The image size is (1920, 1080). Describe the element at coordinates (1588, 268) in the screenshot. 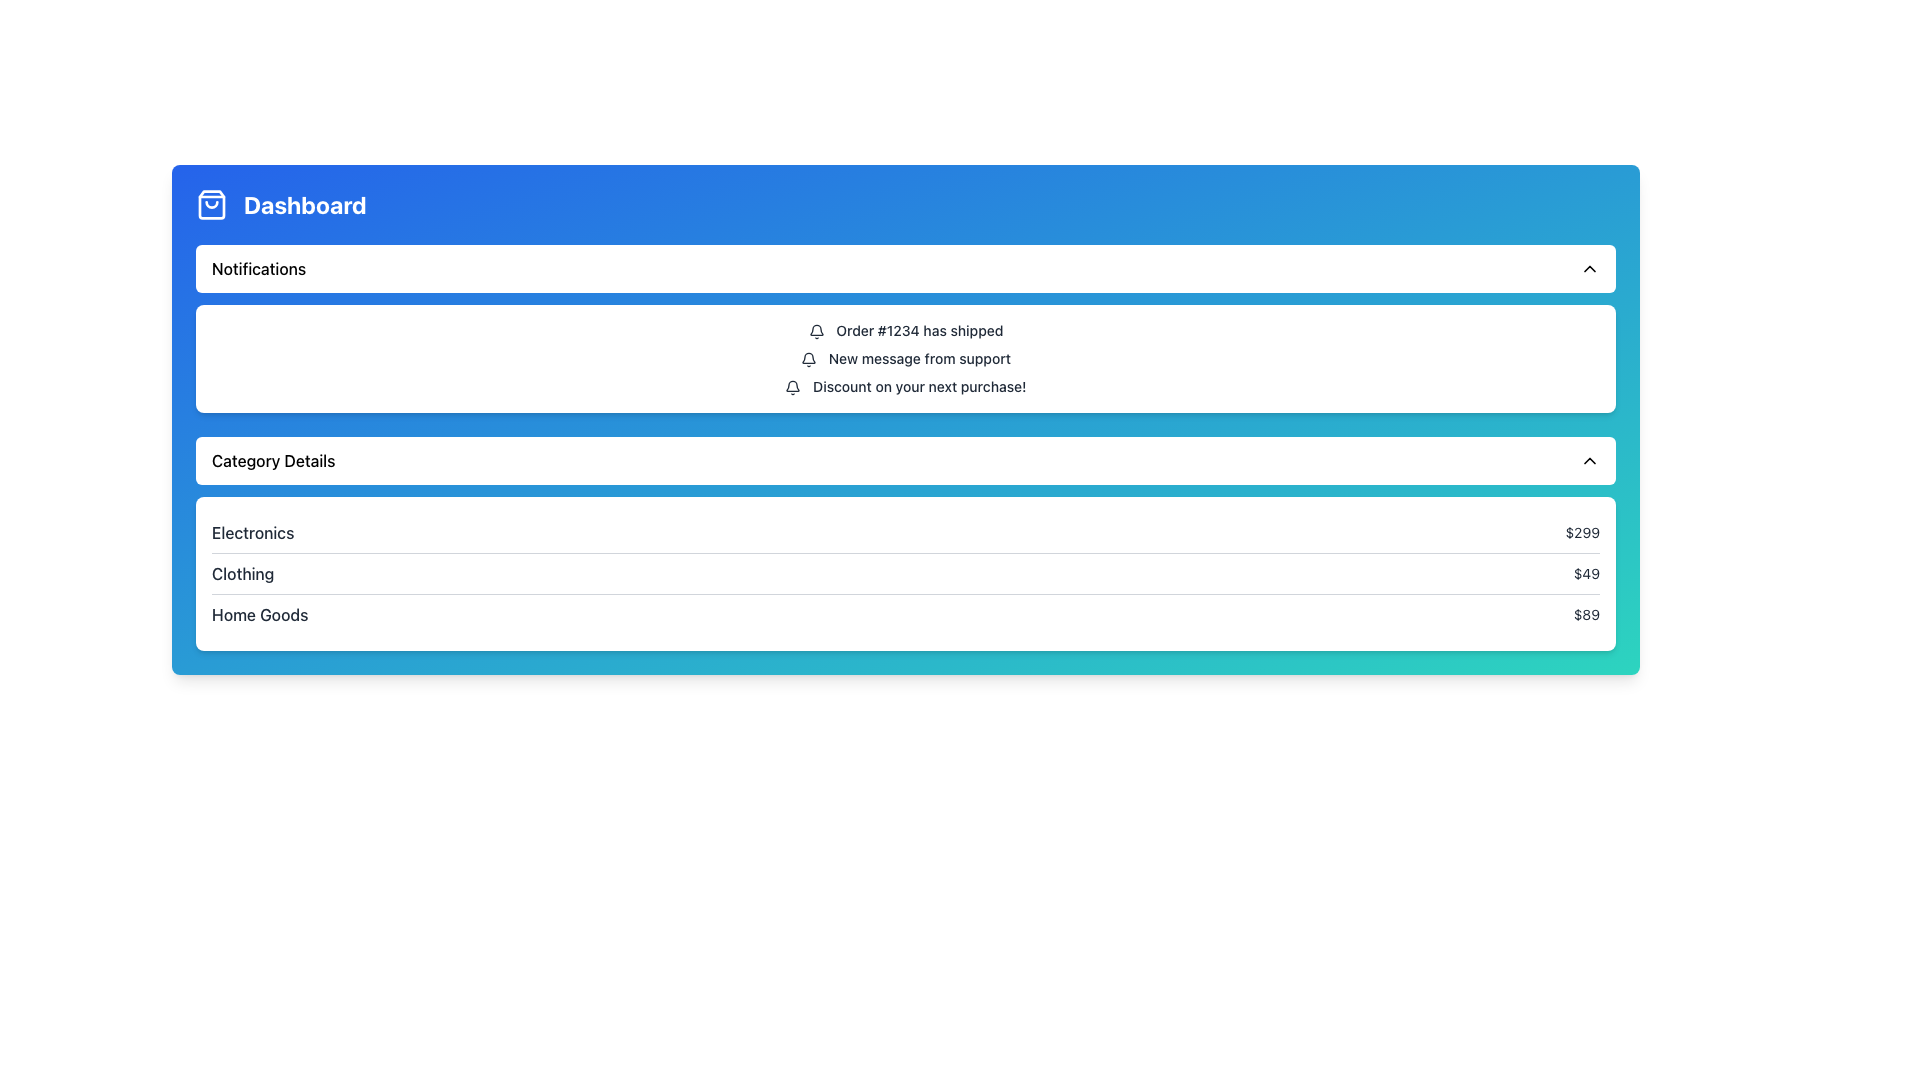

I see `the icon located in the top-right corner of the 'Notifications' header area` at that location.